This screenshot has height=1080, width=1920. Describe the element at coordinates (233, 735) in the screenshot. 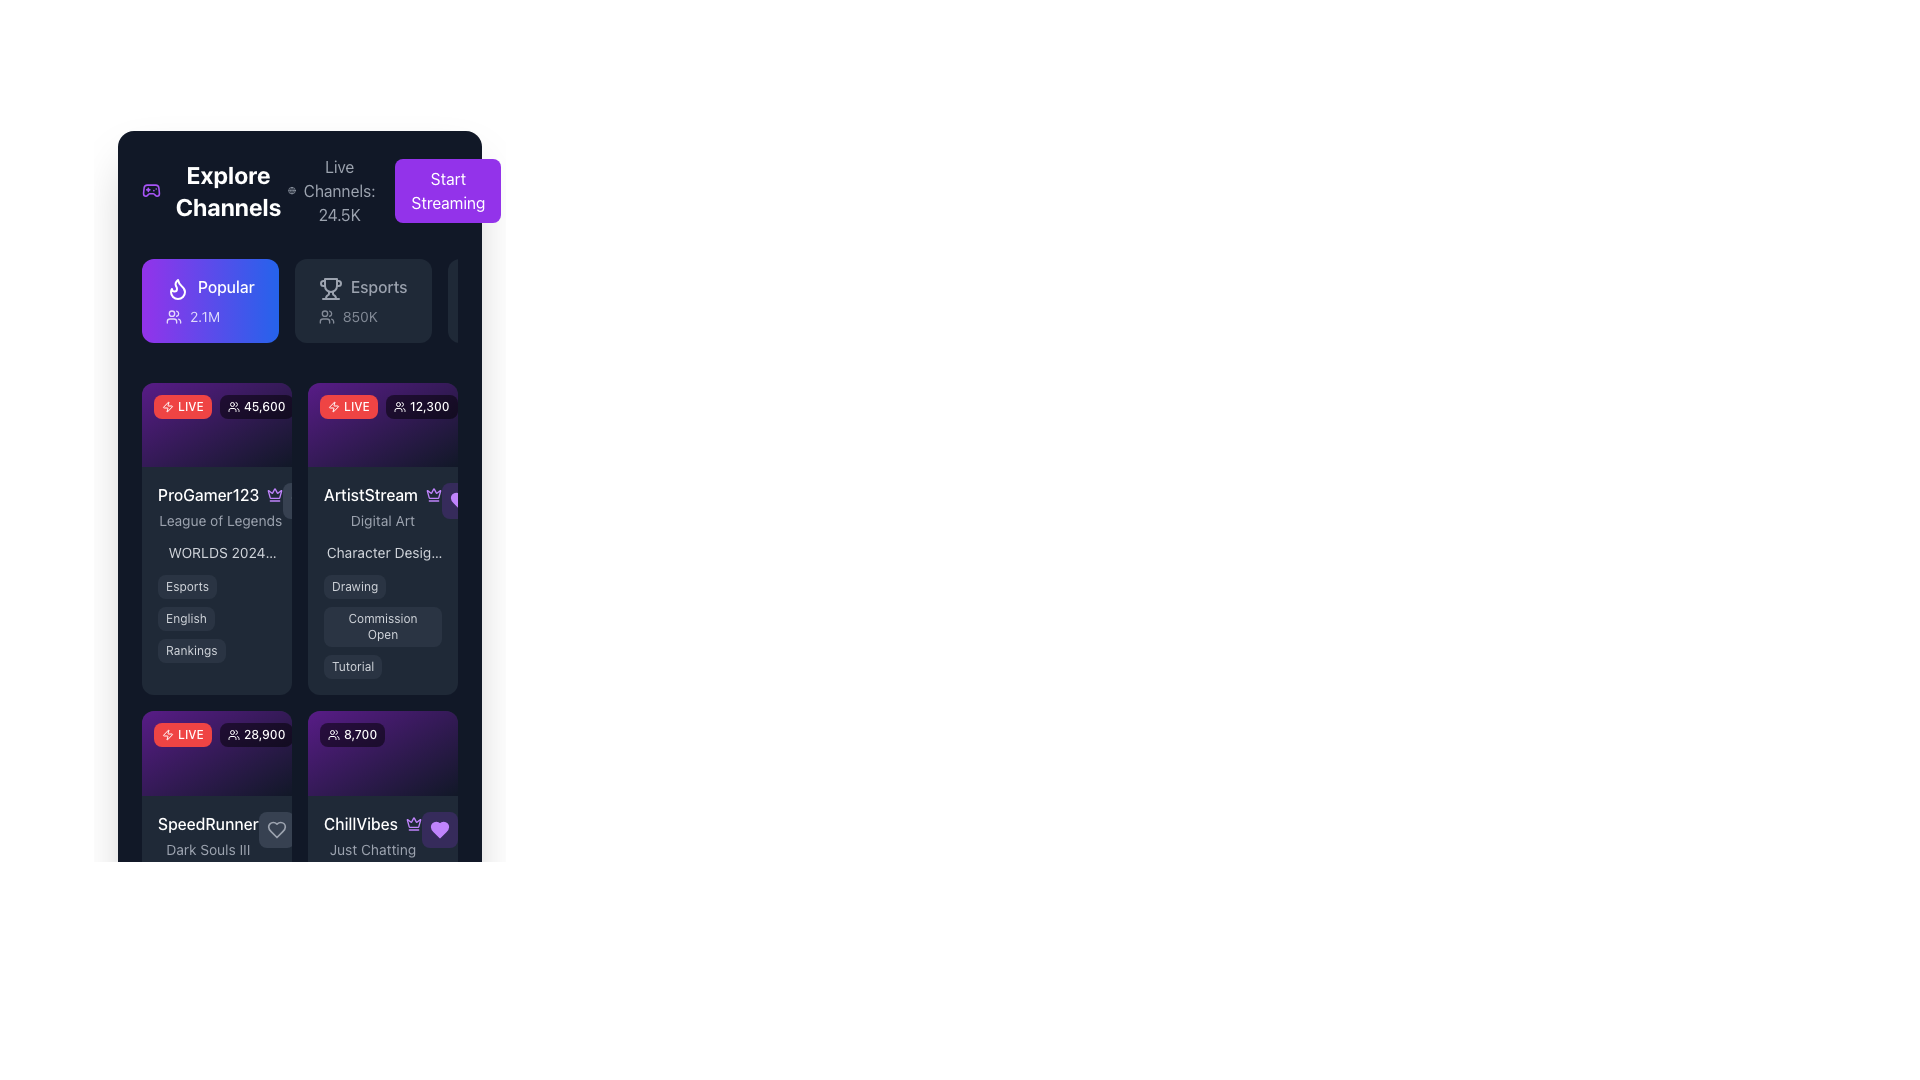

I see `the circular icon located to the left of the text '28,900' in the bottom left section of the grid, which serves as a visual indicator of the number of viewers or participants` at that location.